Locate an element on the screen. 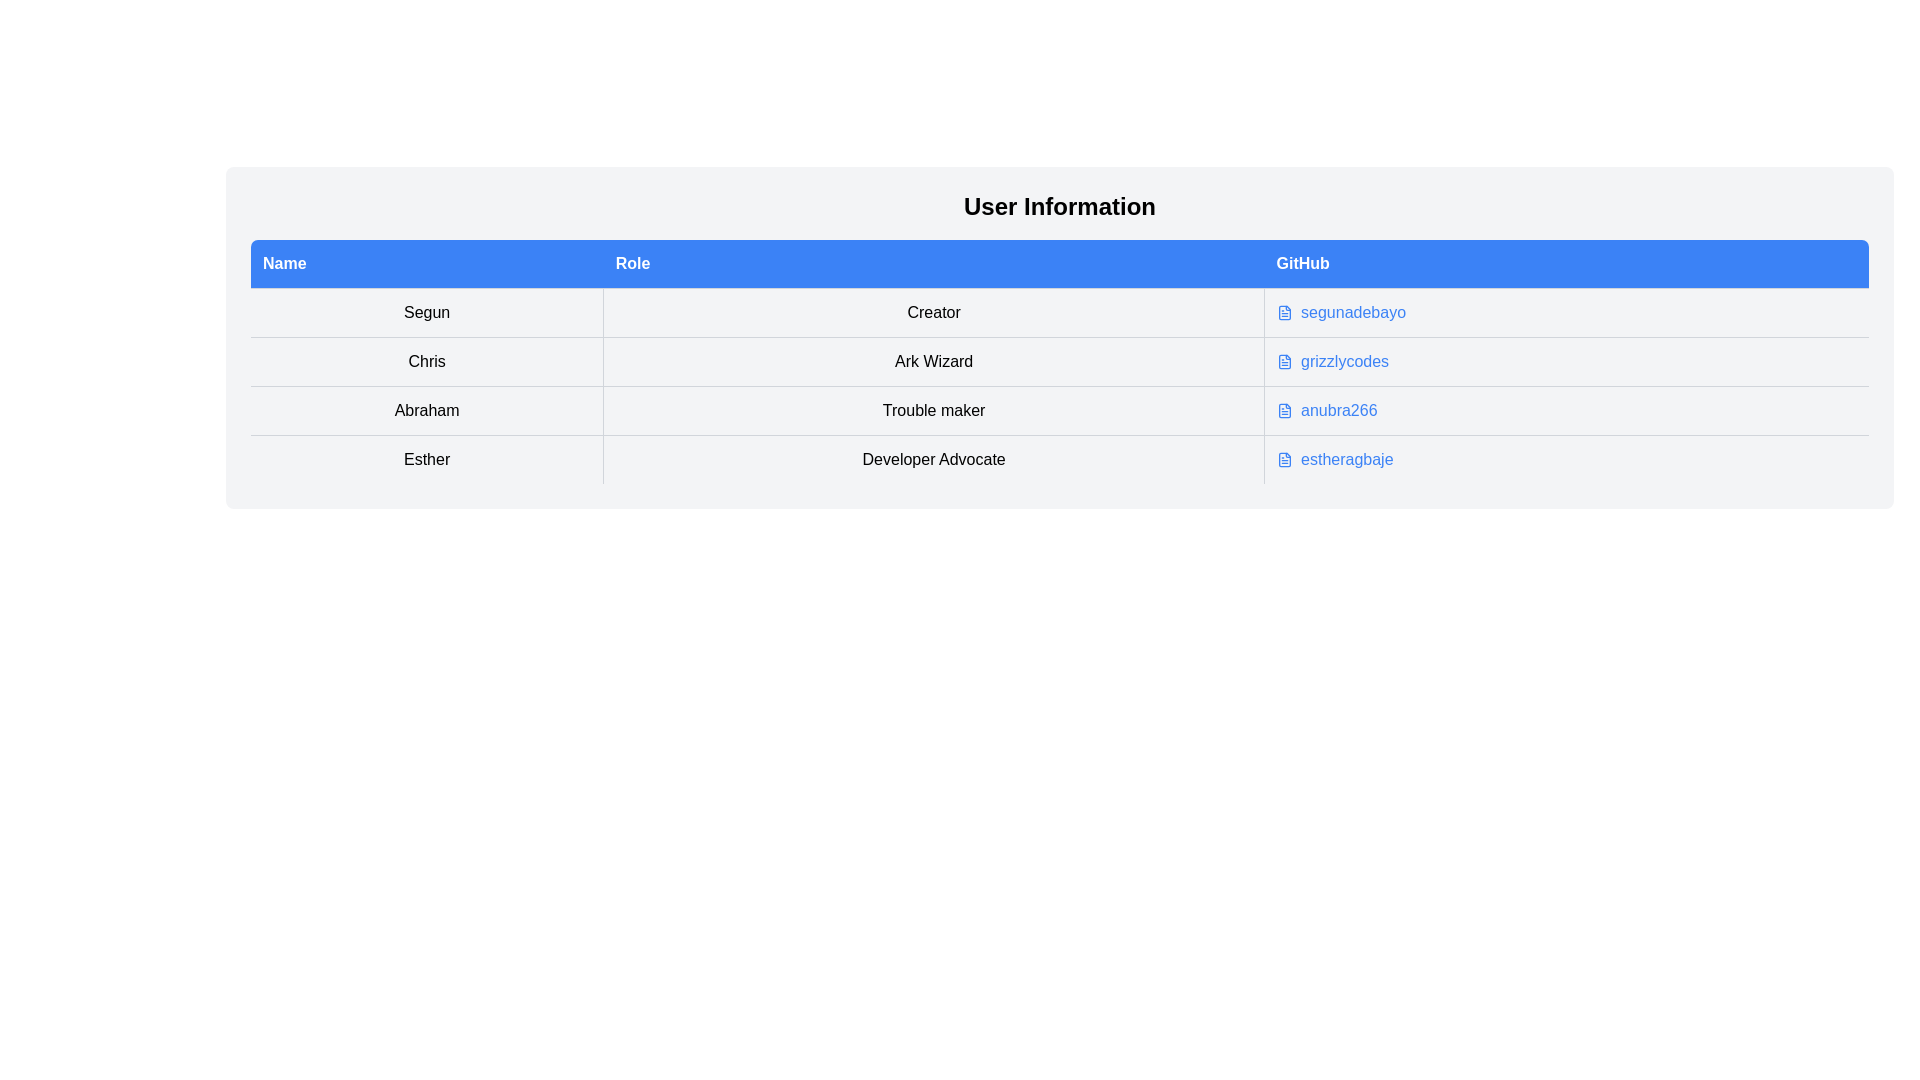  text label displaying 'Trouble maker' in the 'Role' column of the row associated with 'Abraham' is located at coordinates (933, 410).